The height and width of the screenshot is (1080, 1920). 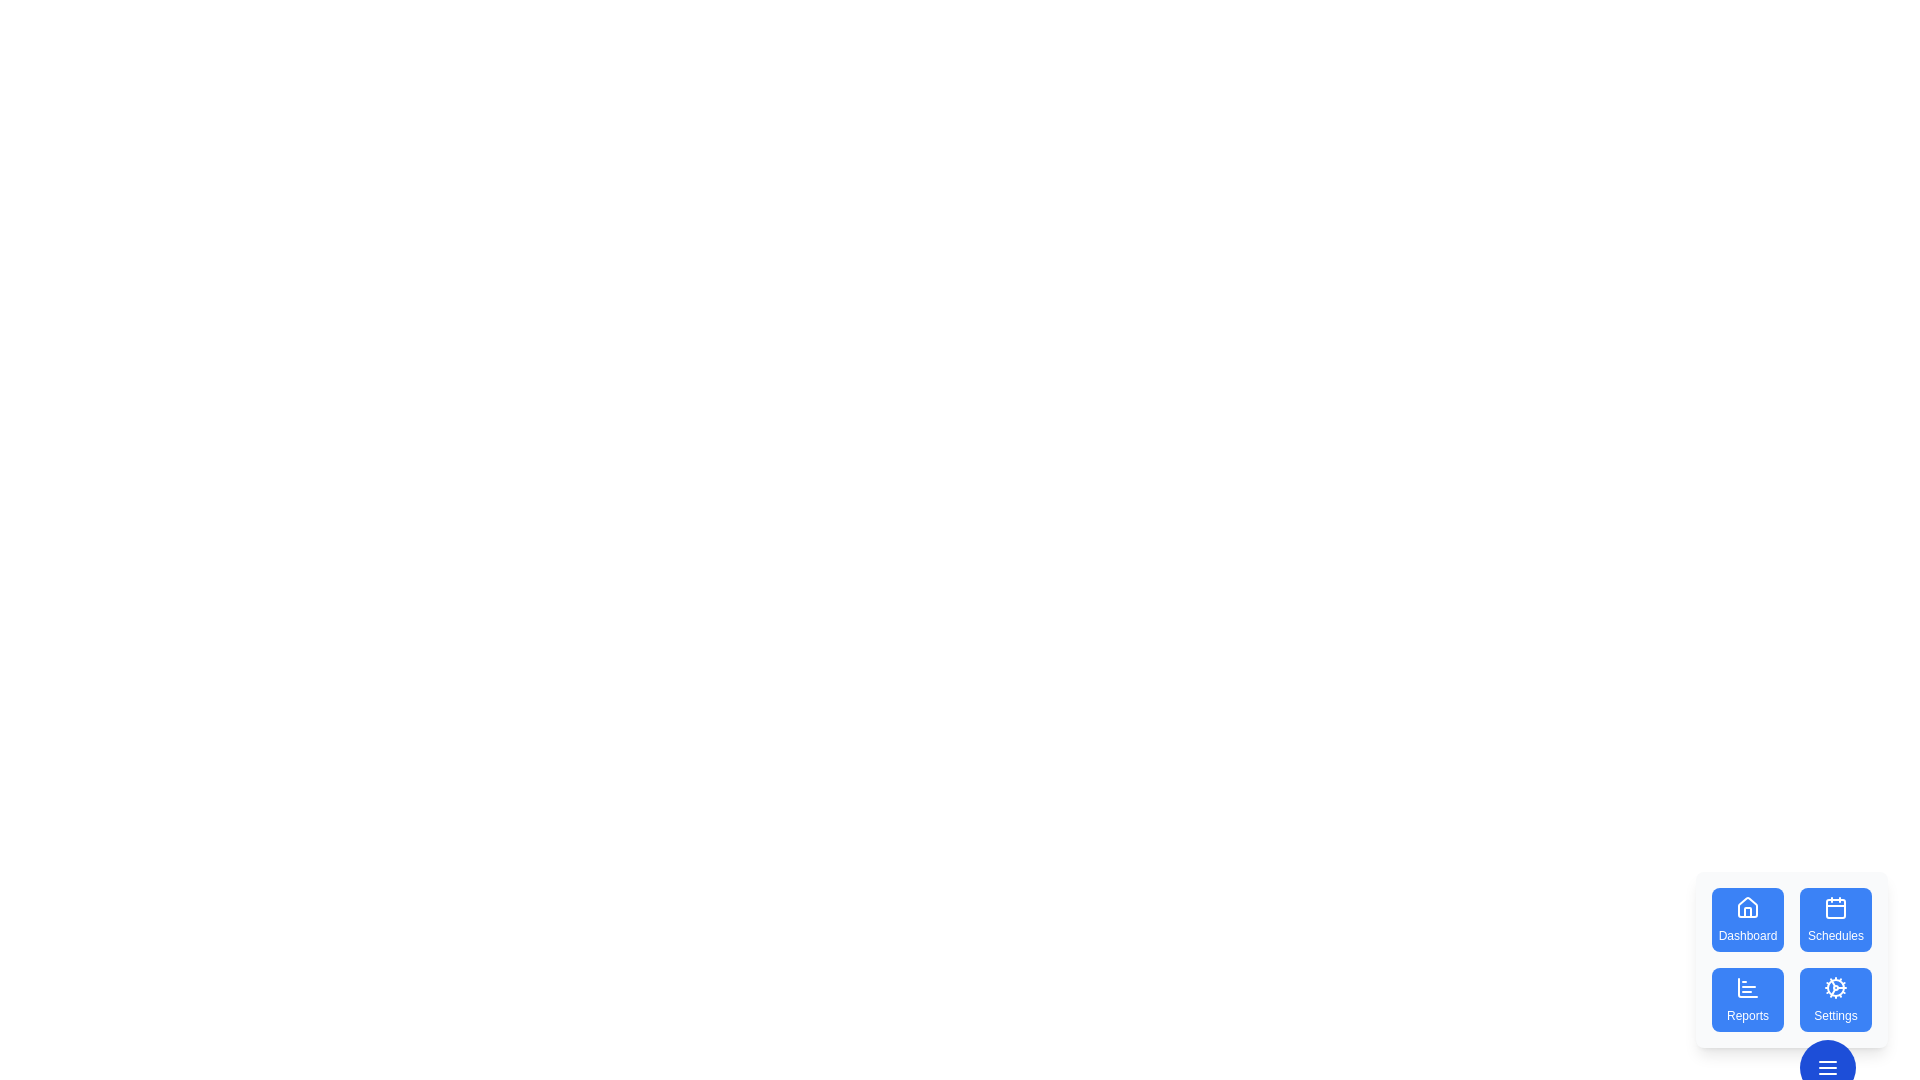 What do you see at coordinates (1836, 920) in the screenshot?
I see `the Schedules button to select the corresponding action` at bounding box center [1836, 920].